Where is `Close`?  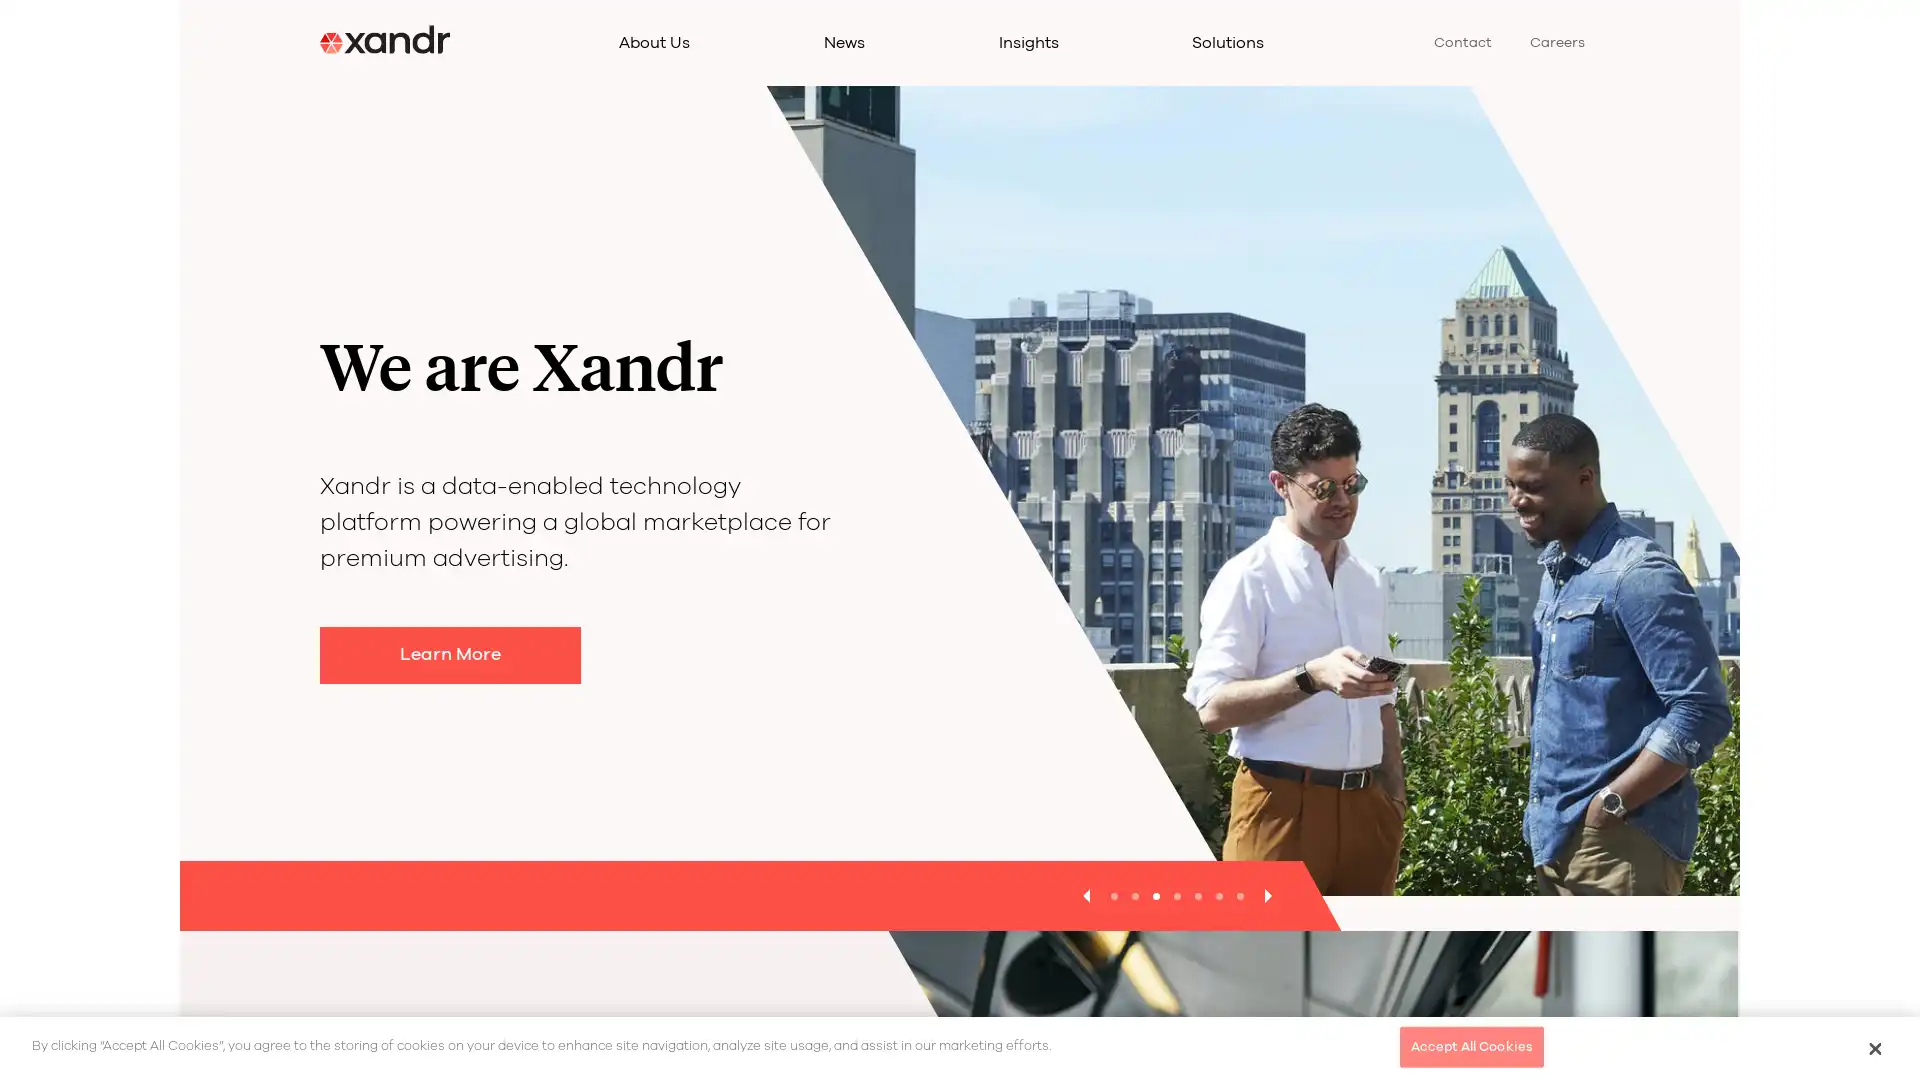 Close is located at coordinates (1873, 1047).